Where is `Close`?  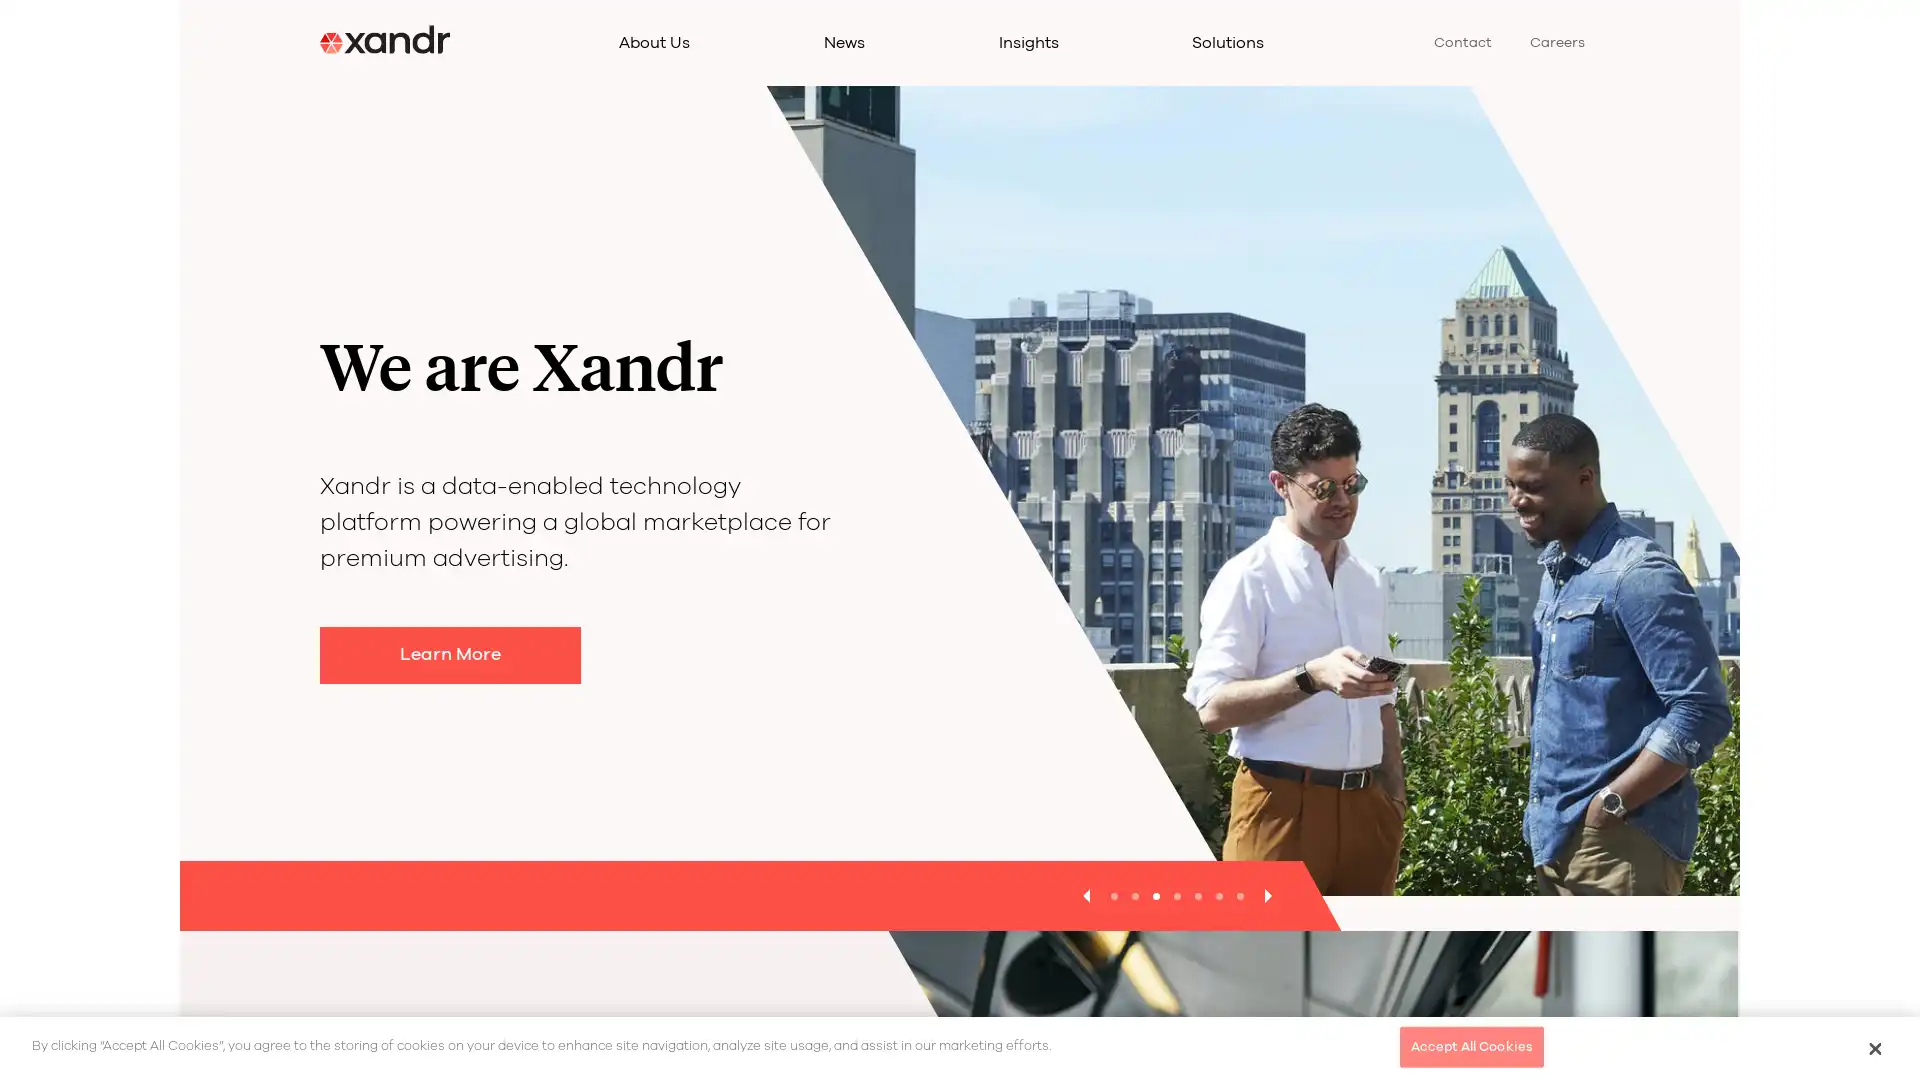 Close is located at coordinates (1873, 1047).